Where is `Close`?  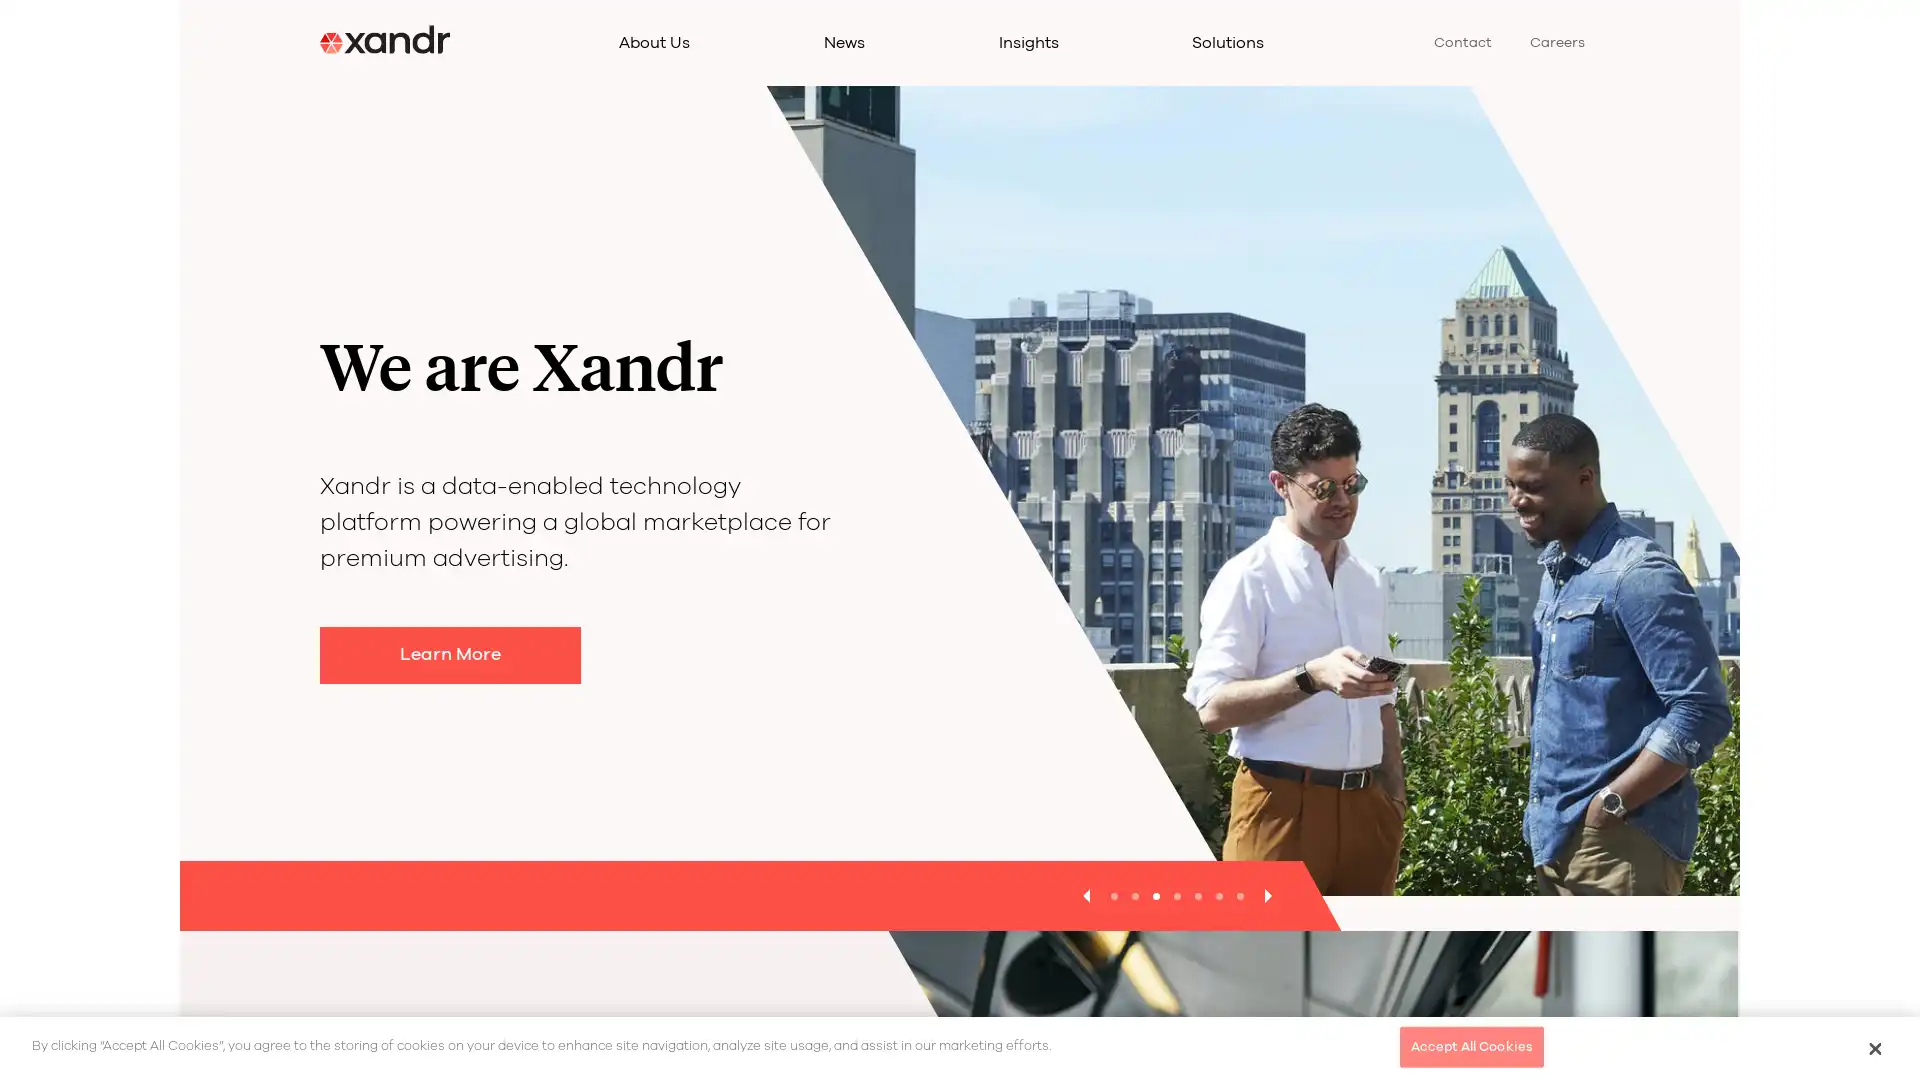 Close is located at coordinates (1873, 1047).